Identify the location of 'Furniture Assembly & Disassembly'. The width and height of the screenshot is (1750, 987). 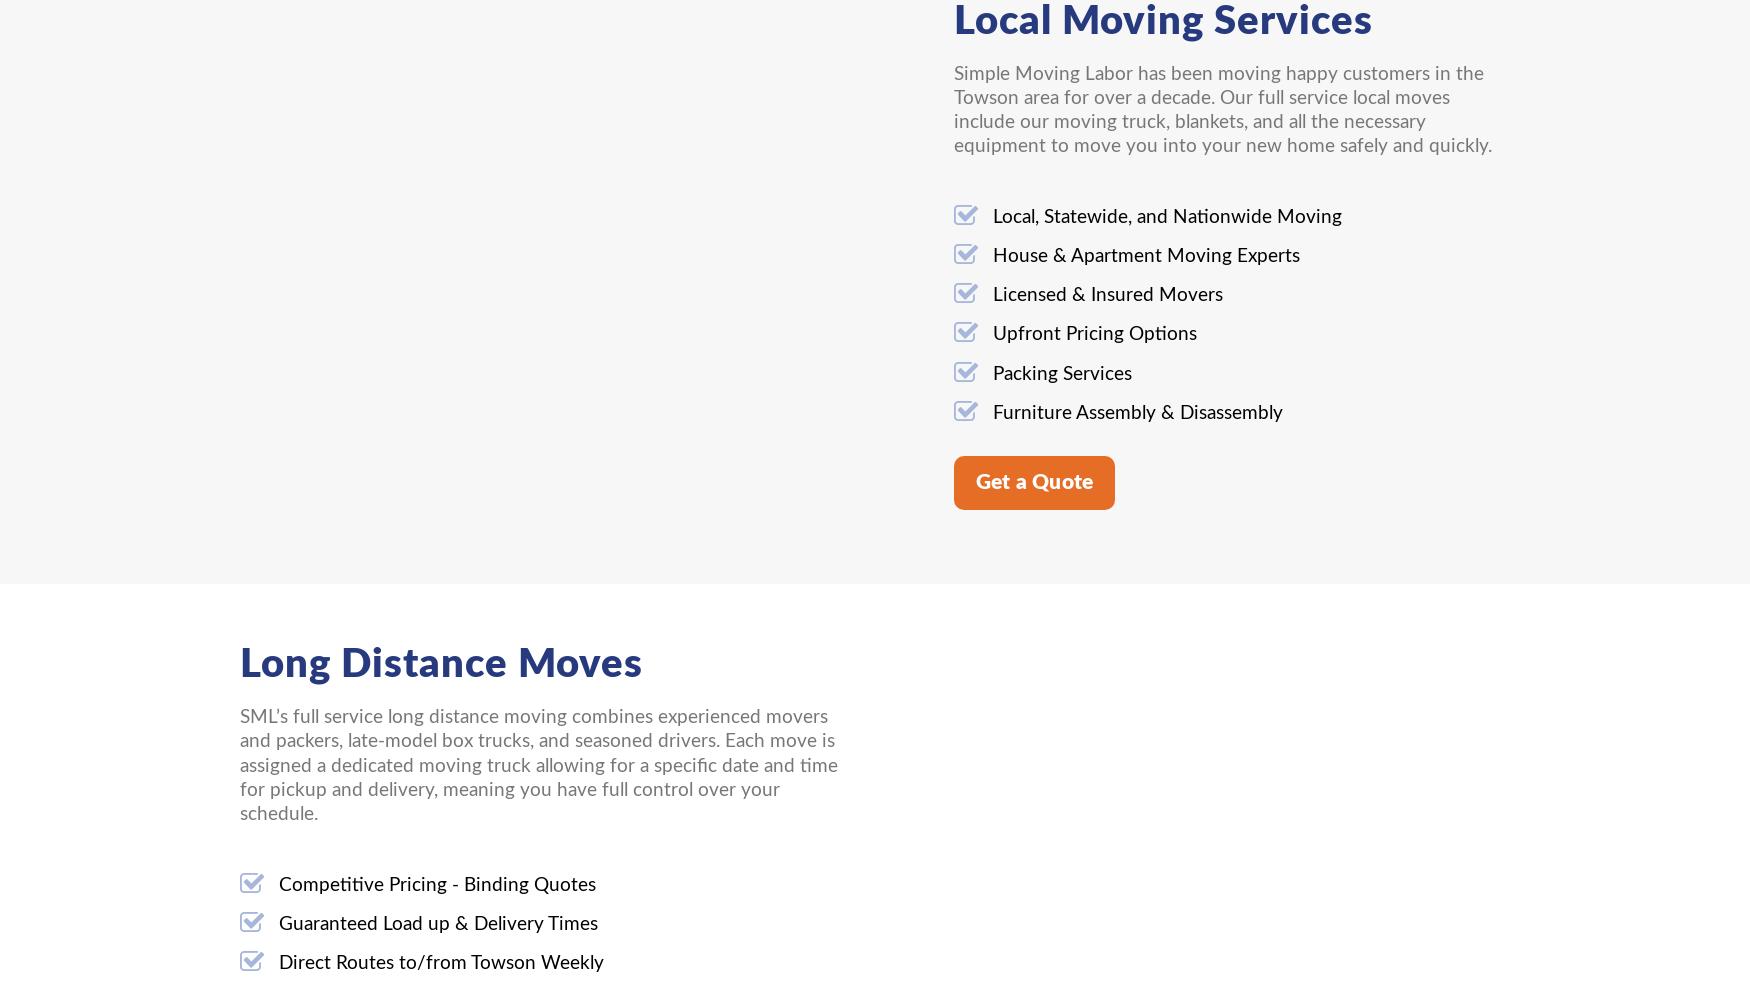
(1134, 412).